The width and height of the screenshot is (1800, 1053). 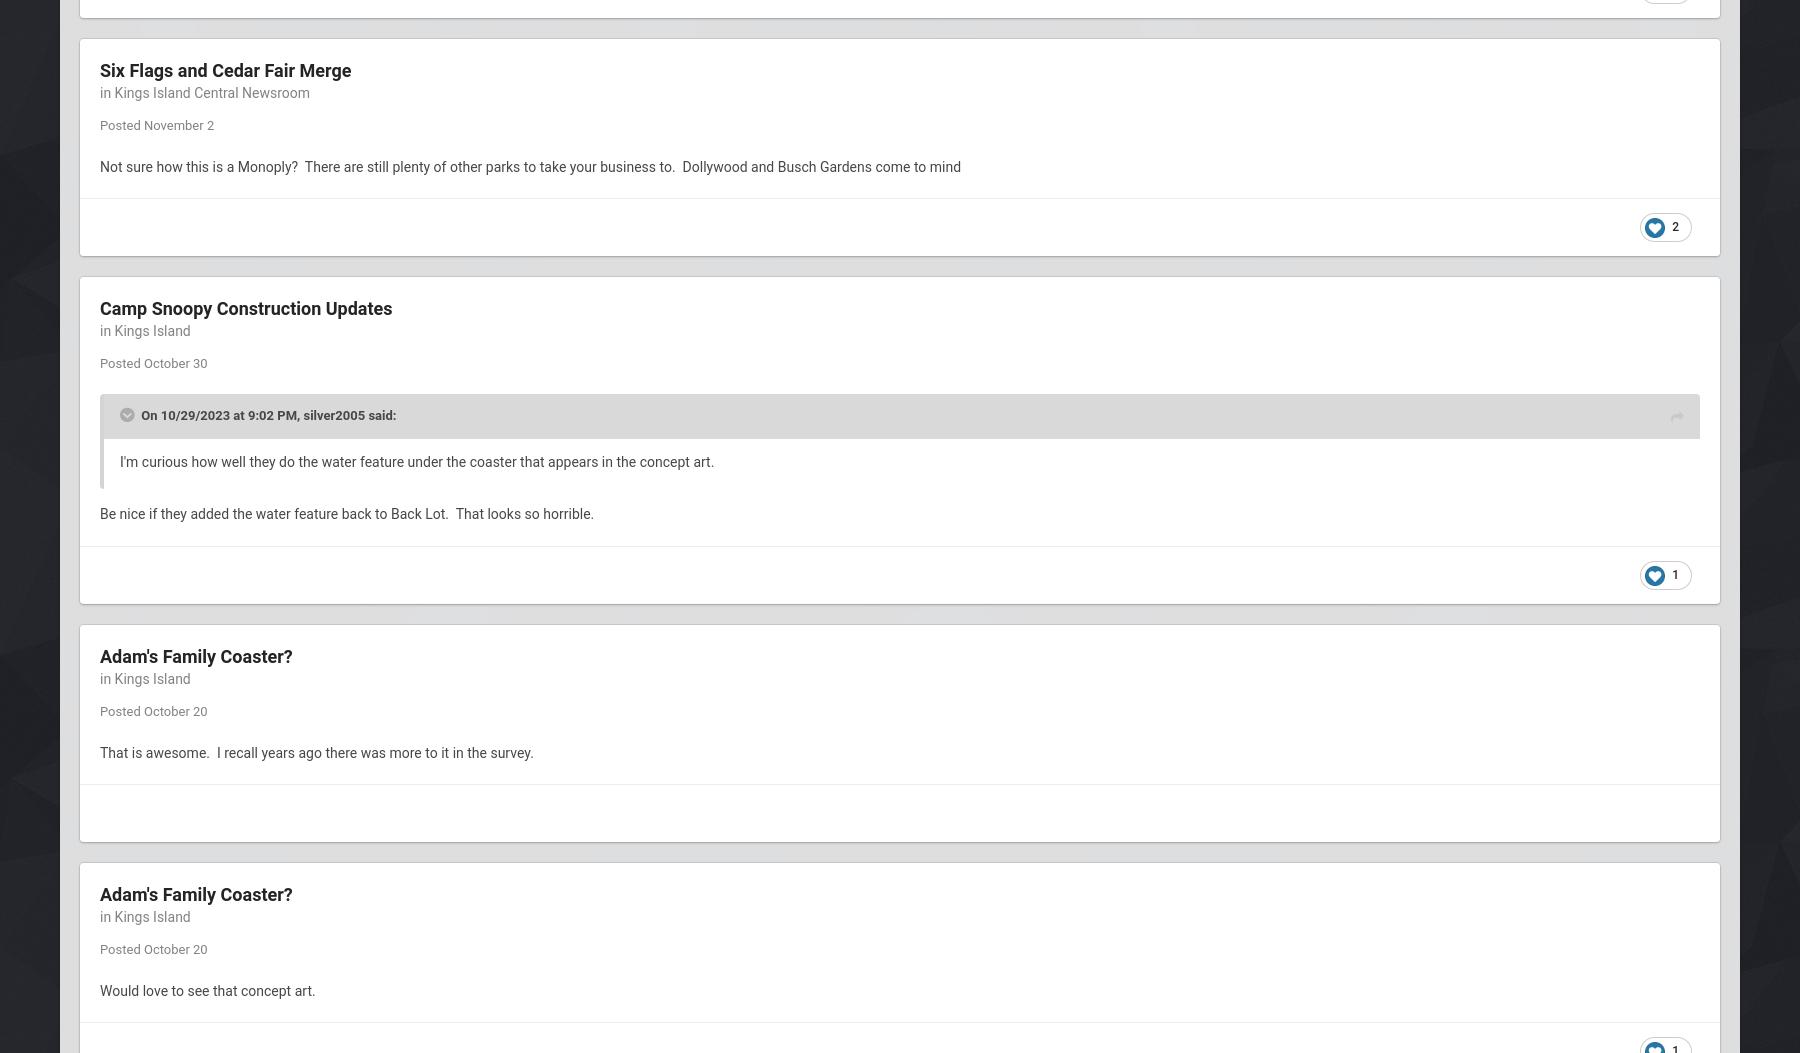 I want to click on 'Camp Snoopy Construction Updates', so click(x=245, y=308).